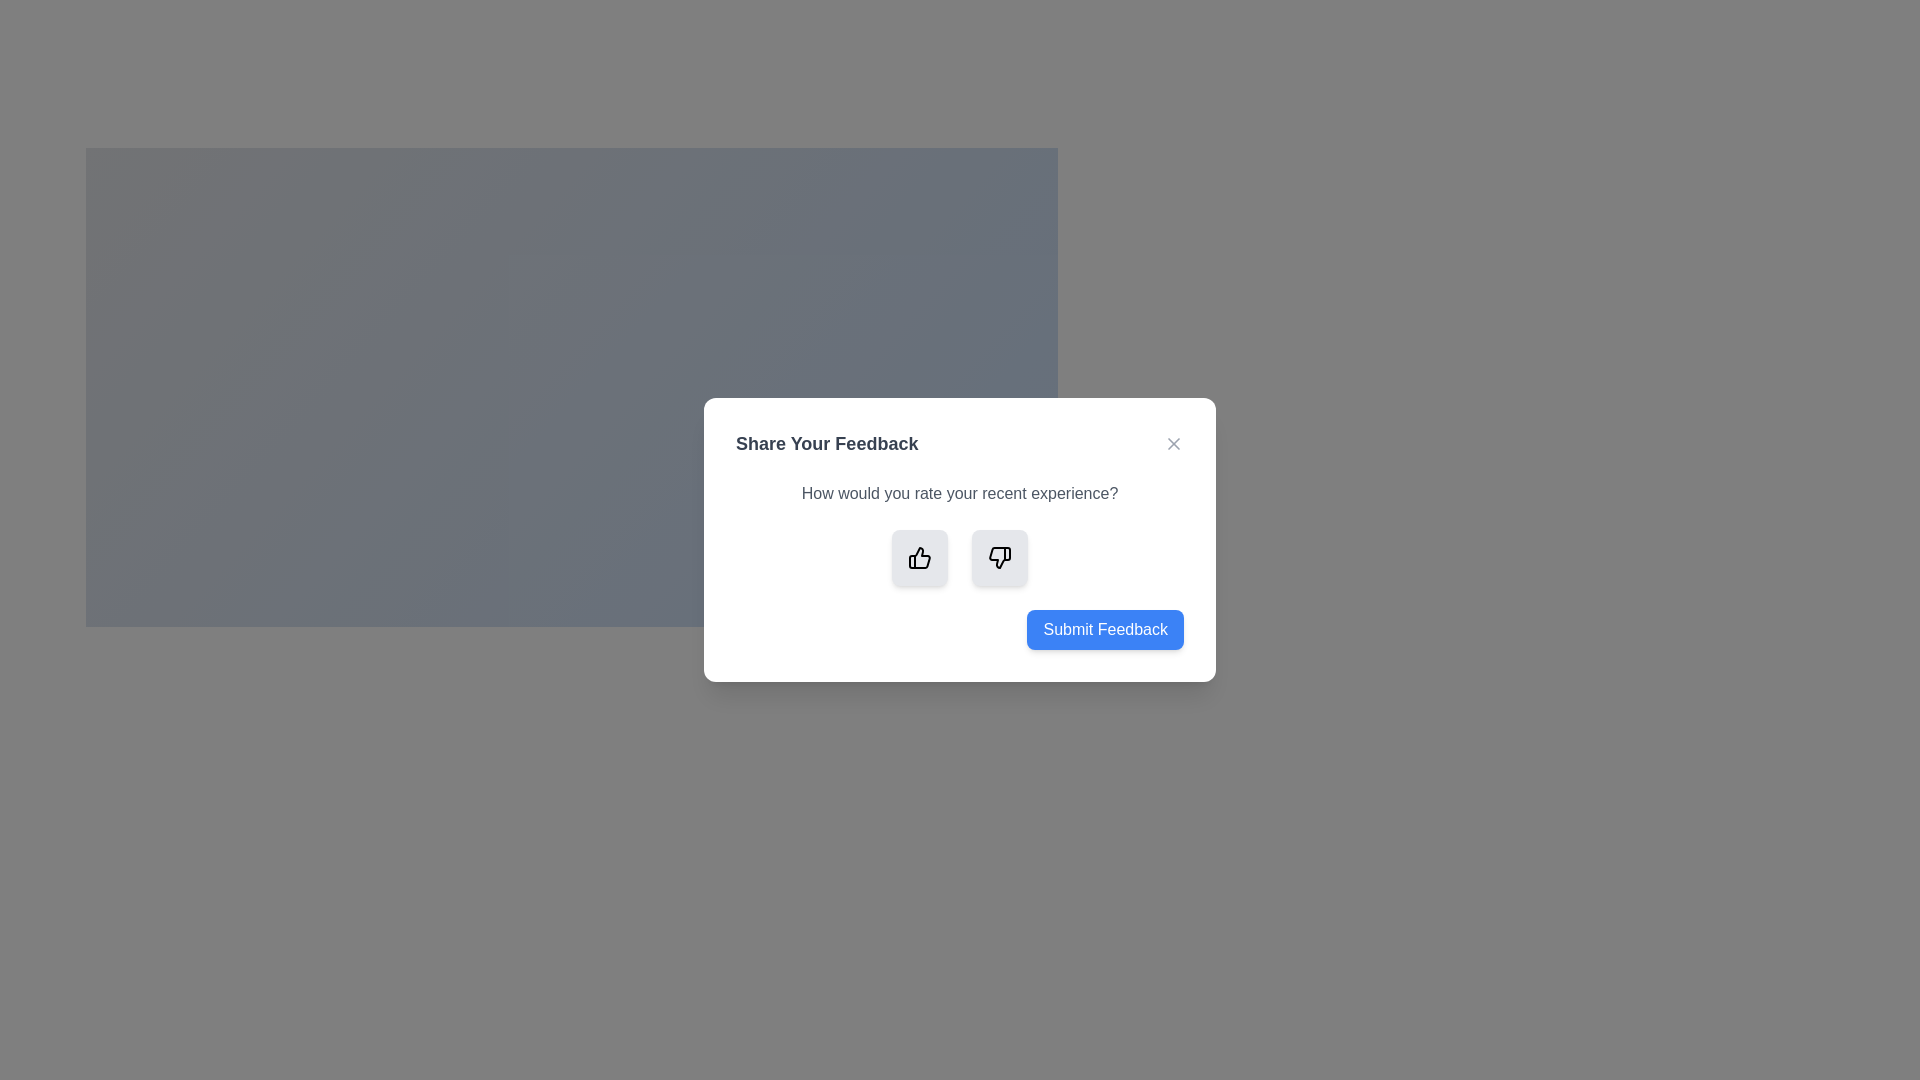  Describe the element at coordinates (1104, 628) in the screenshot. I see `the feedback submission button located in the bottom-right corner of the centered modal window` at that location.